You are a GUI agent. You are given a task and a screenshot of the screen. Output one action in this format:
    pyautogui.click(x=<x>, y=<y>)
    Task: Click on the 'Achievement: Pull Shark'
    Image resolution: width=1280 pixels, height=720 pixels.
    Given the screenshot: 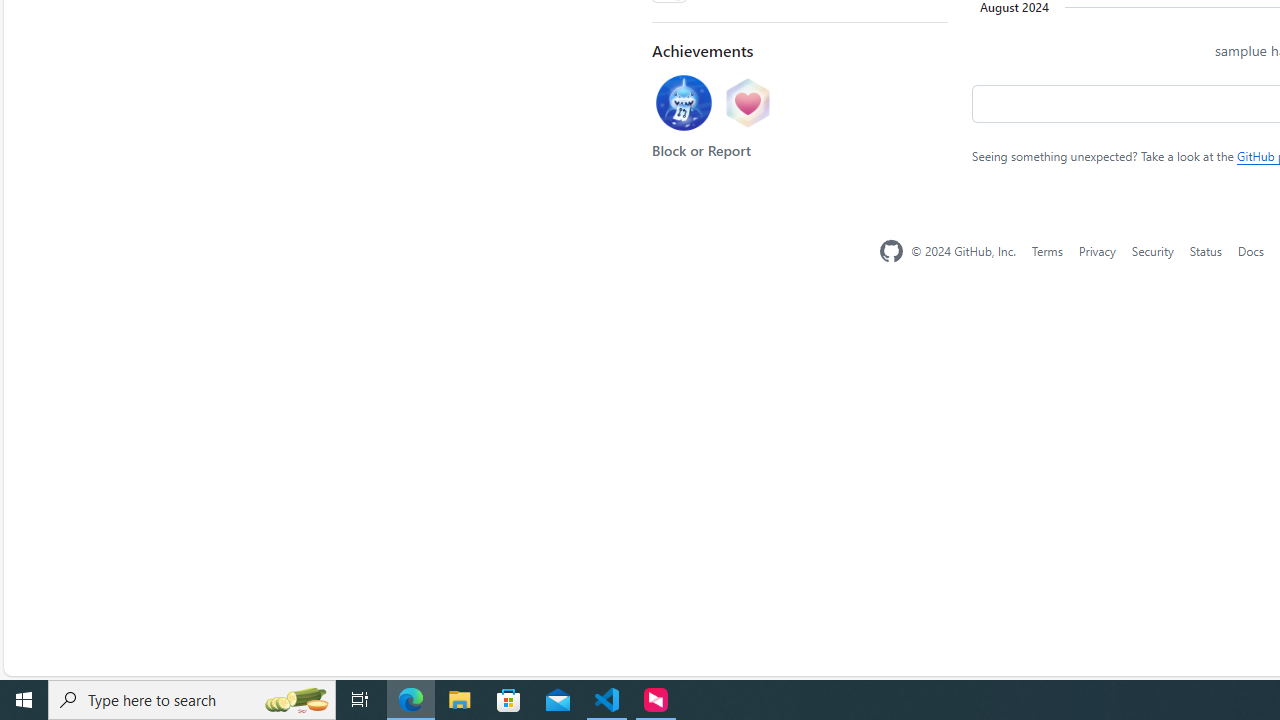 What is the action you would take?
    pyautogui.click(x=683, y=105)
    